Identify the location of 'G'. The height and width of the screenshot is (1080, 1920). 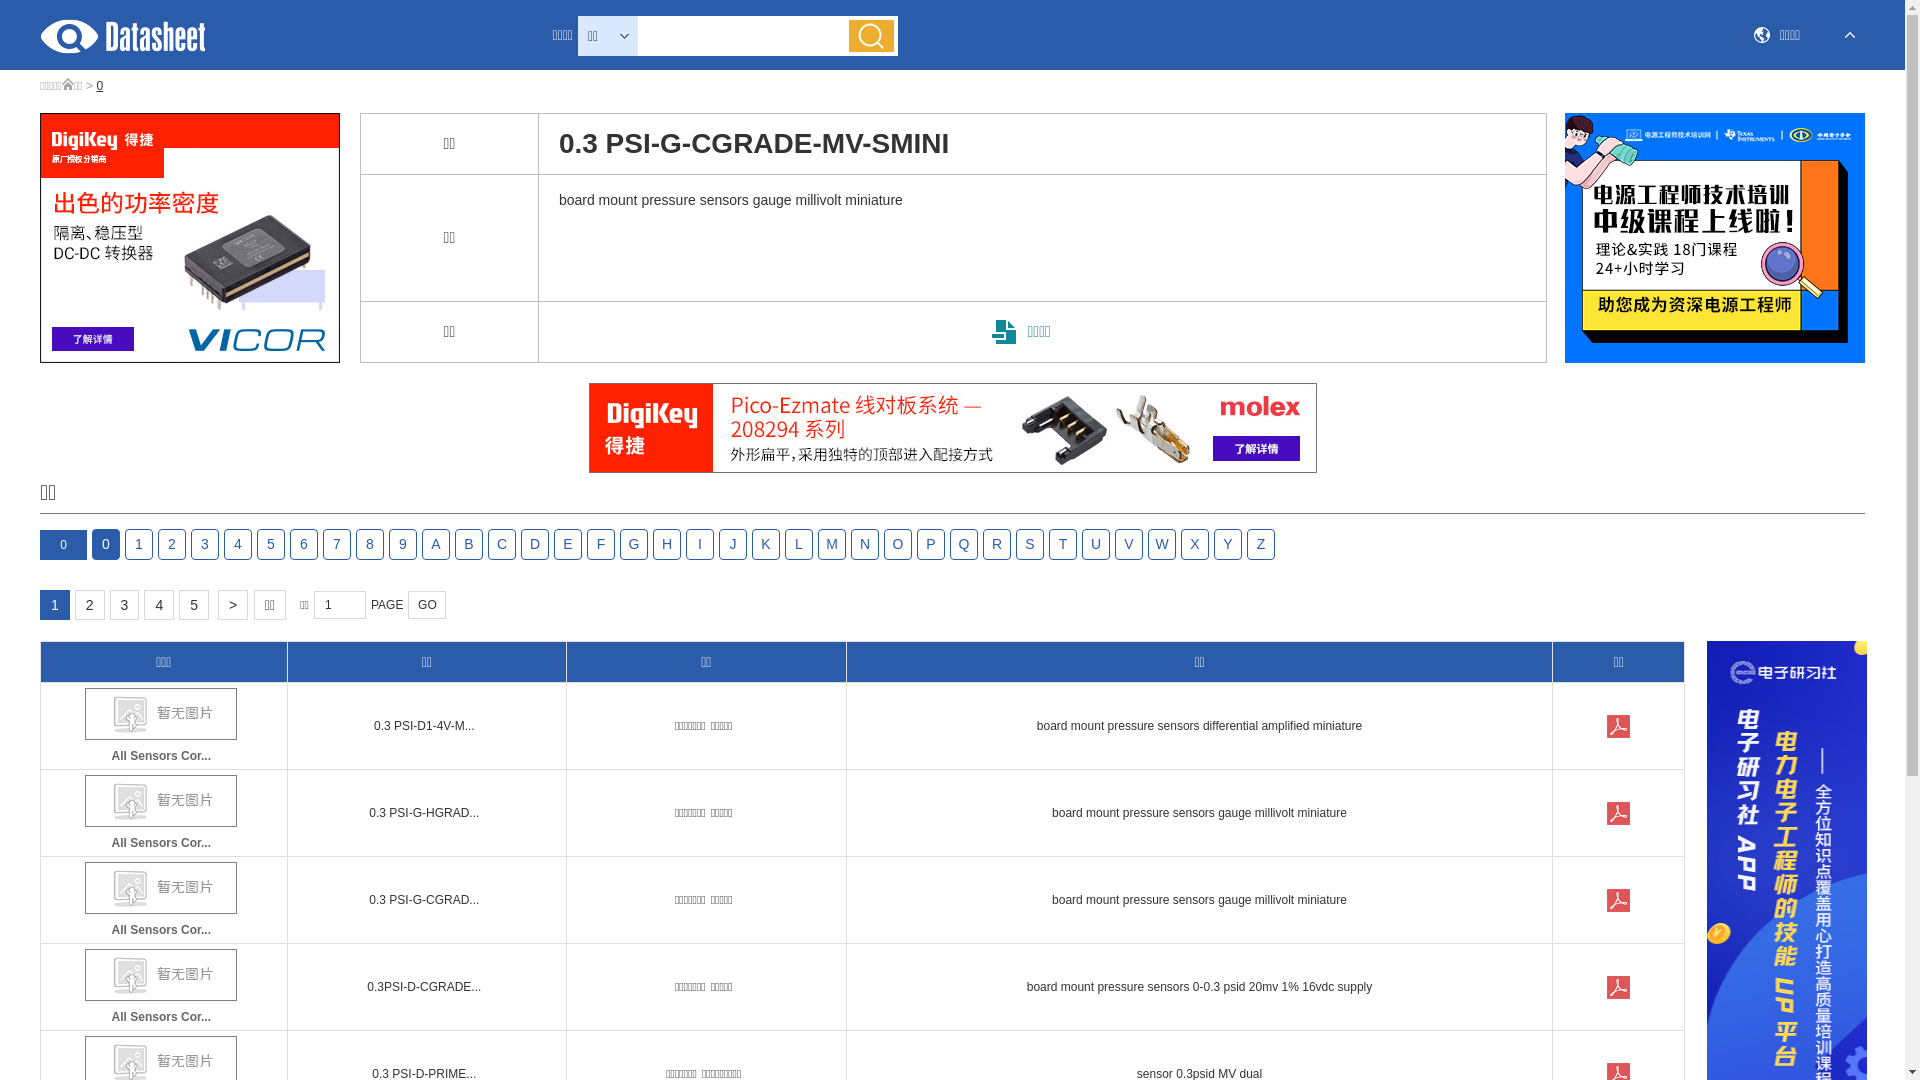
(632, 544).